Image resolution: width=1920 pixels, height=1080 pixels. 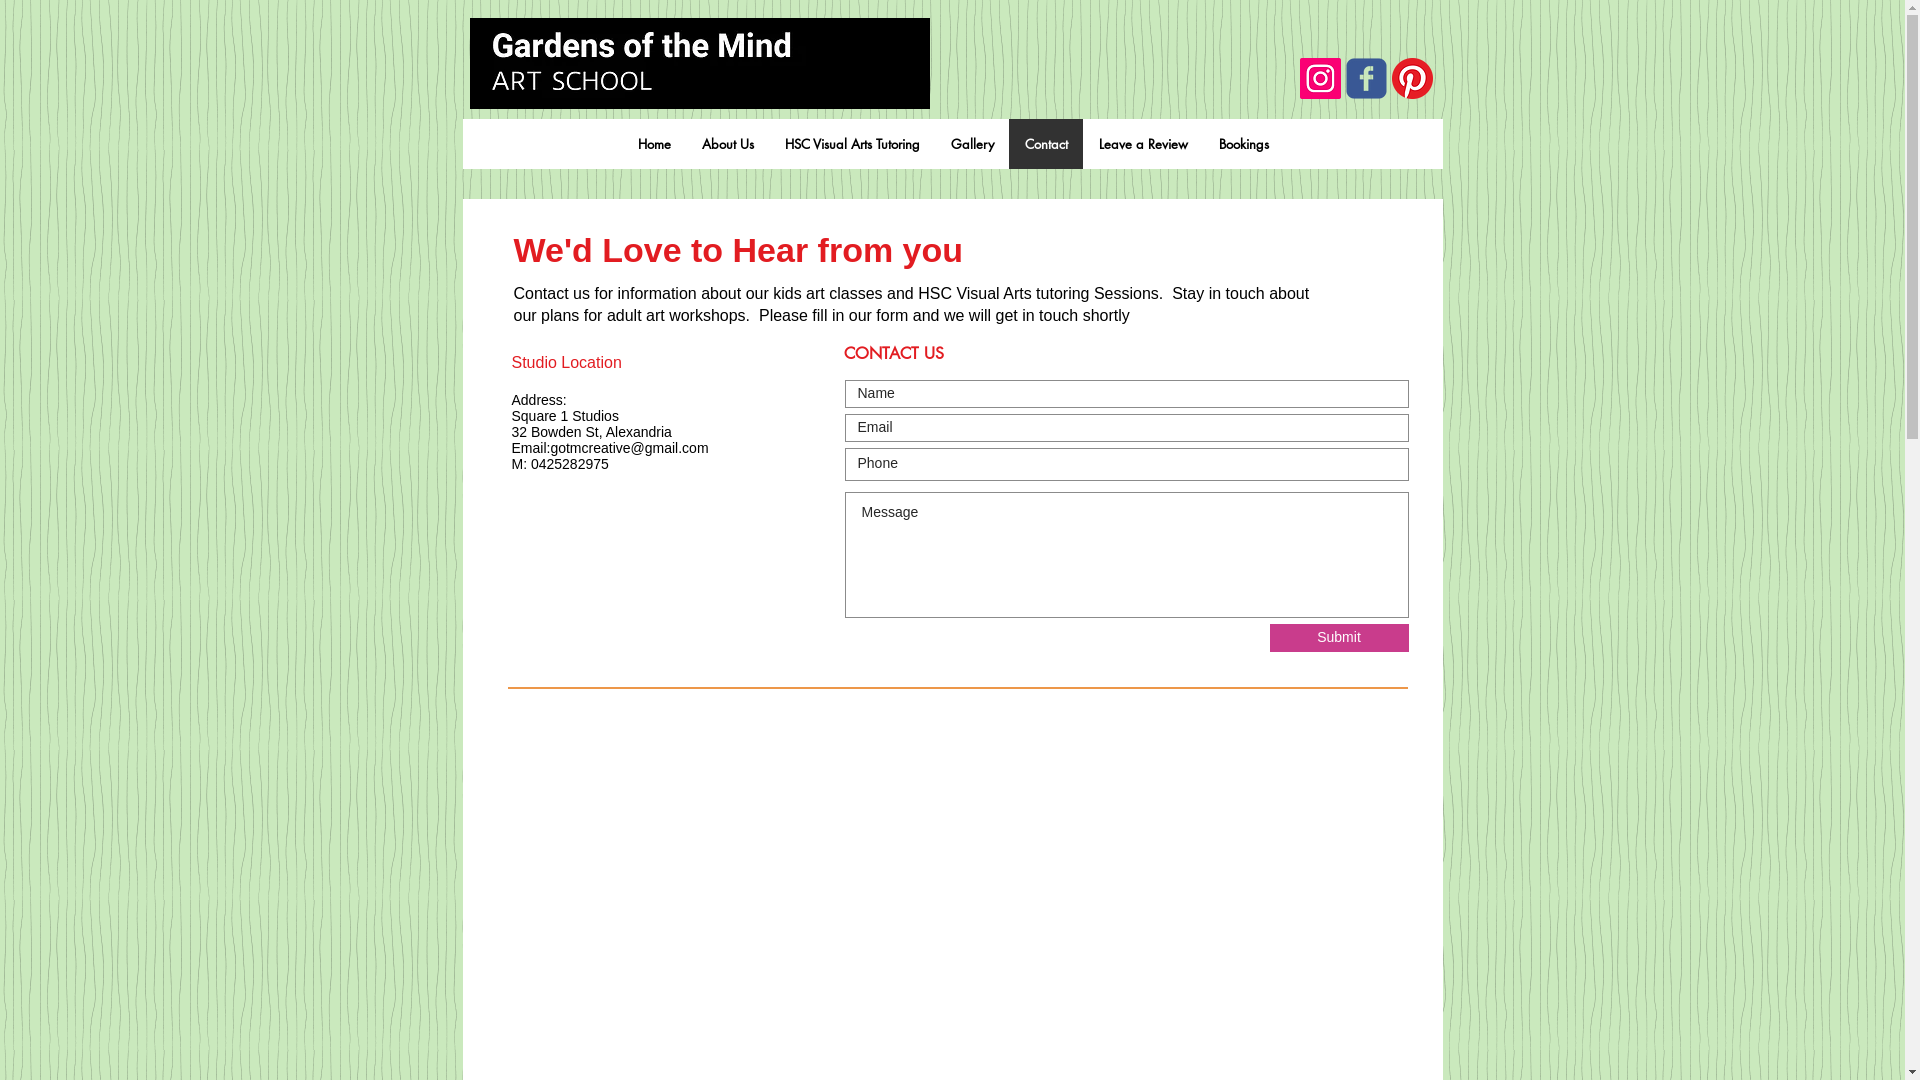 I want to click on 'Home', so click(x=653, y=142).